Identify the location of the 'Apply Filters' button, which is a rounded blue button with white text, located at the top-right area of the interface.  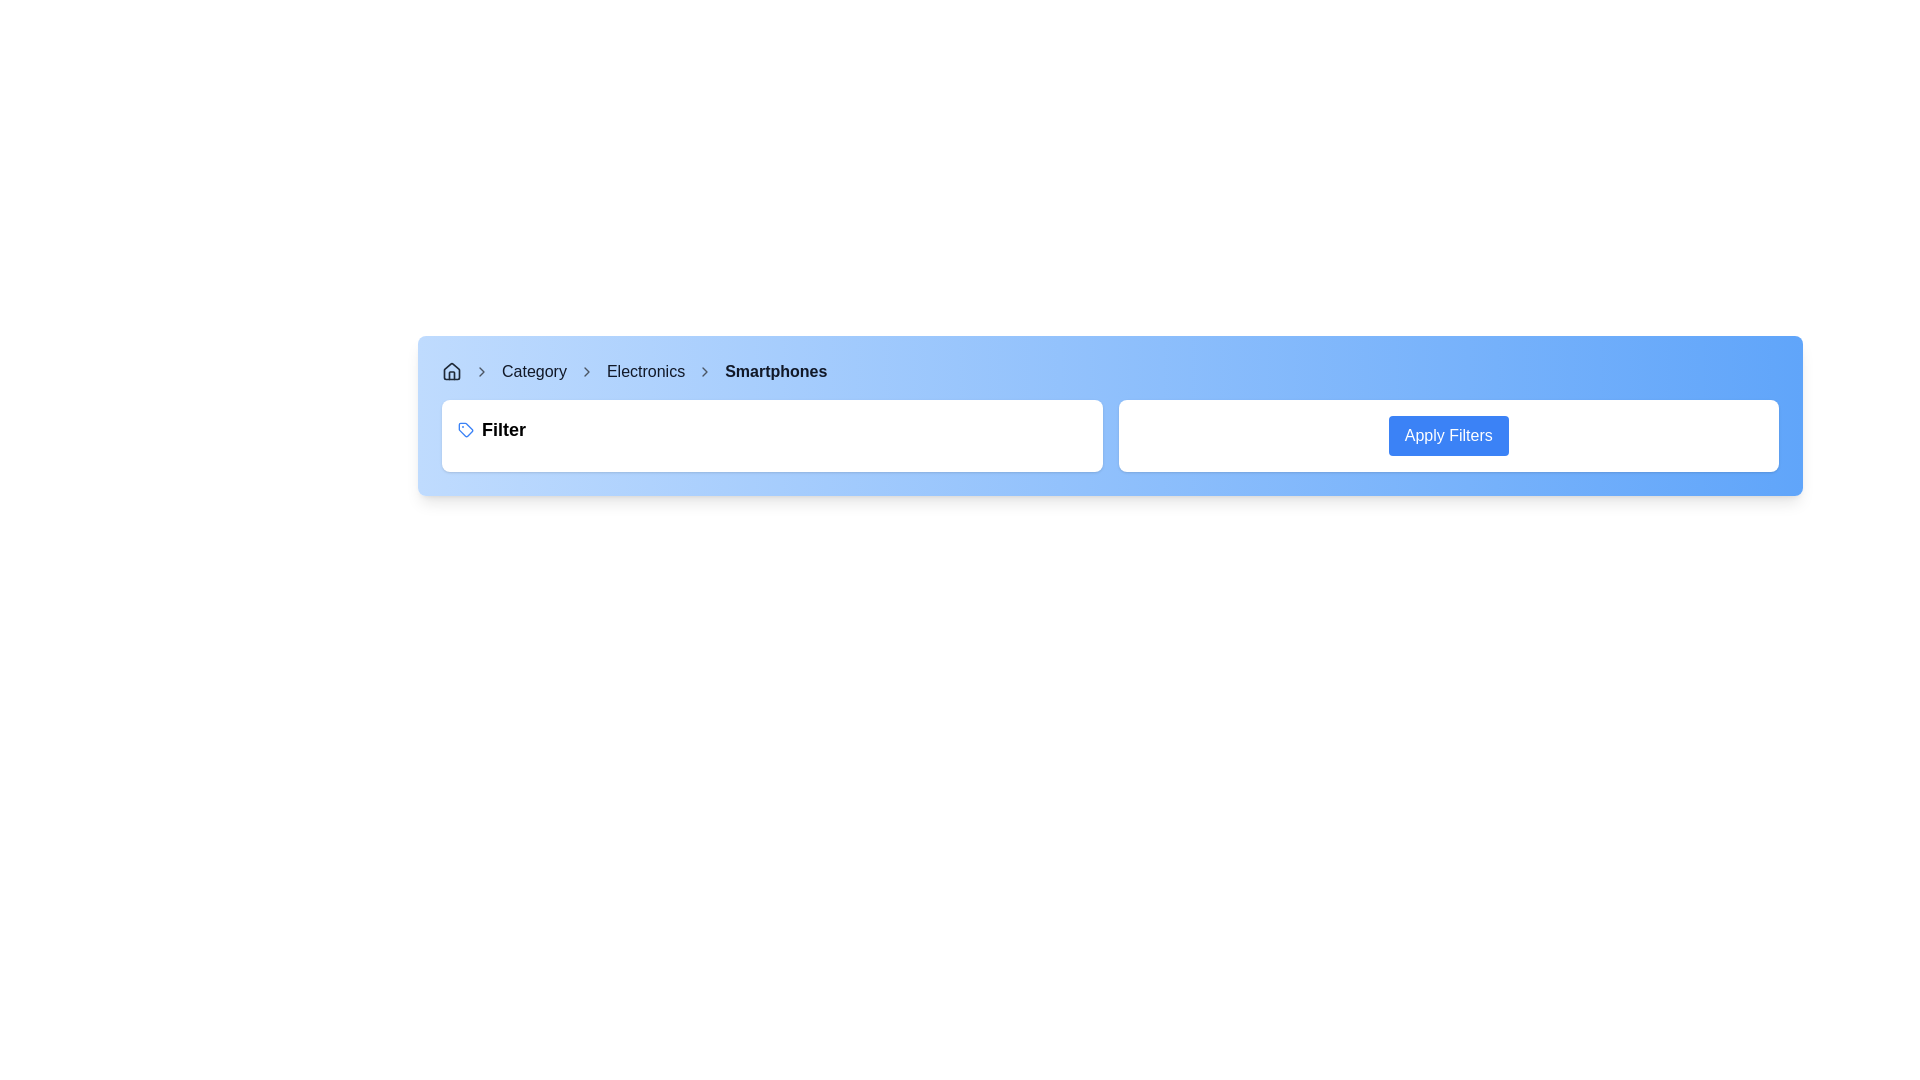
(1448, 434).